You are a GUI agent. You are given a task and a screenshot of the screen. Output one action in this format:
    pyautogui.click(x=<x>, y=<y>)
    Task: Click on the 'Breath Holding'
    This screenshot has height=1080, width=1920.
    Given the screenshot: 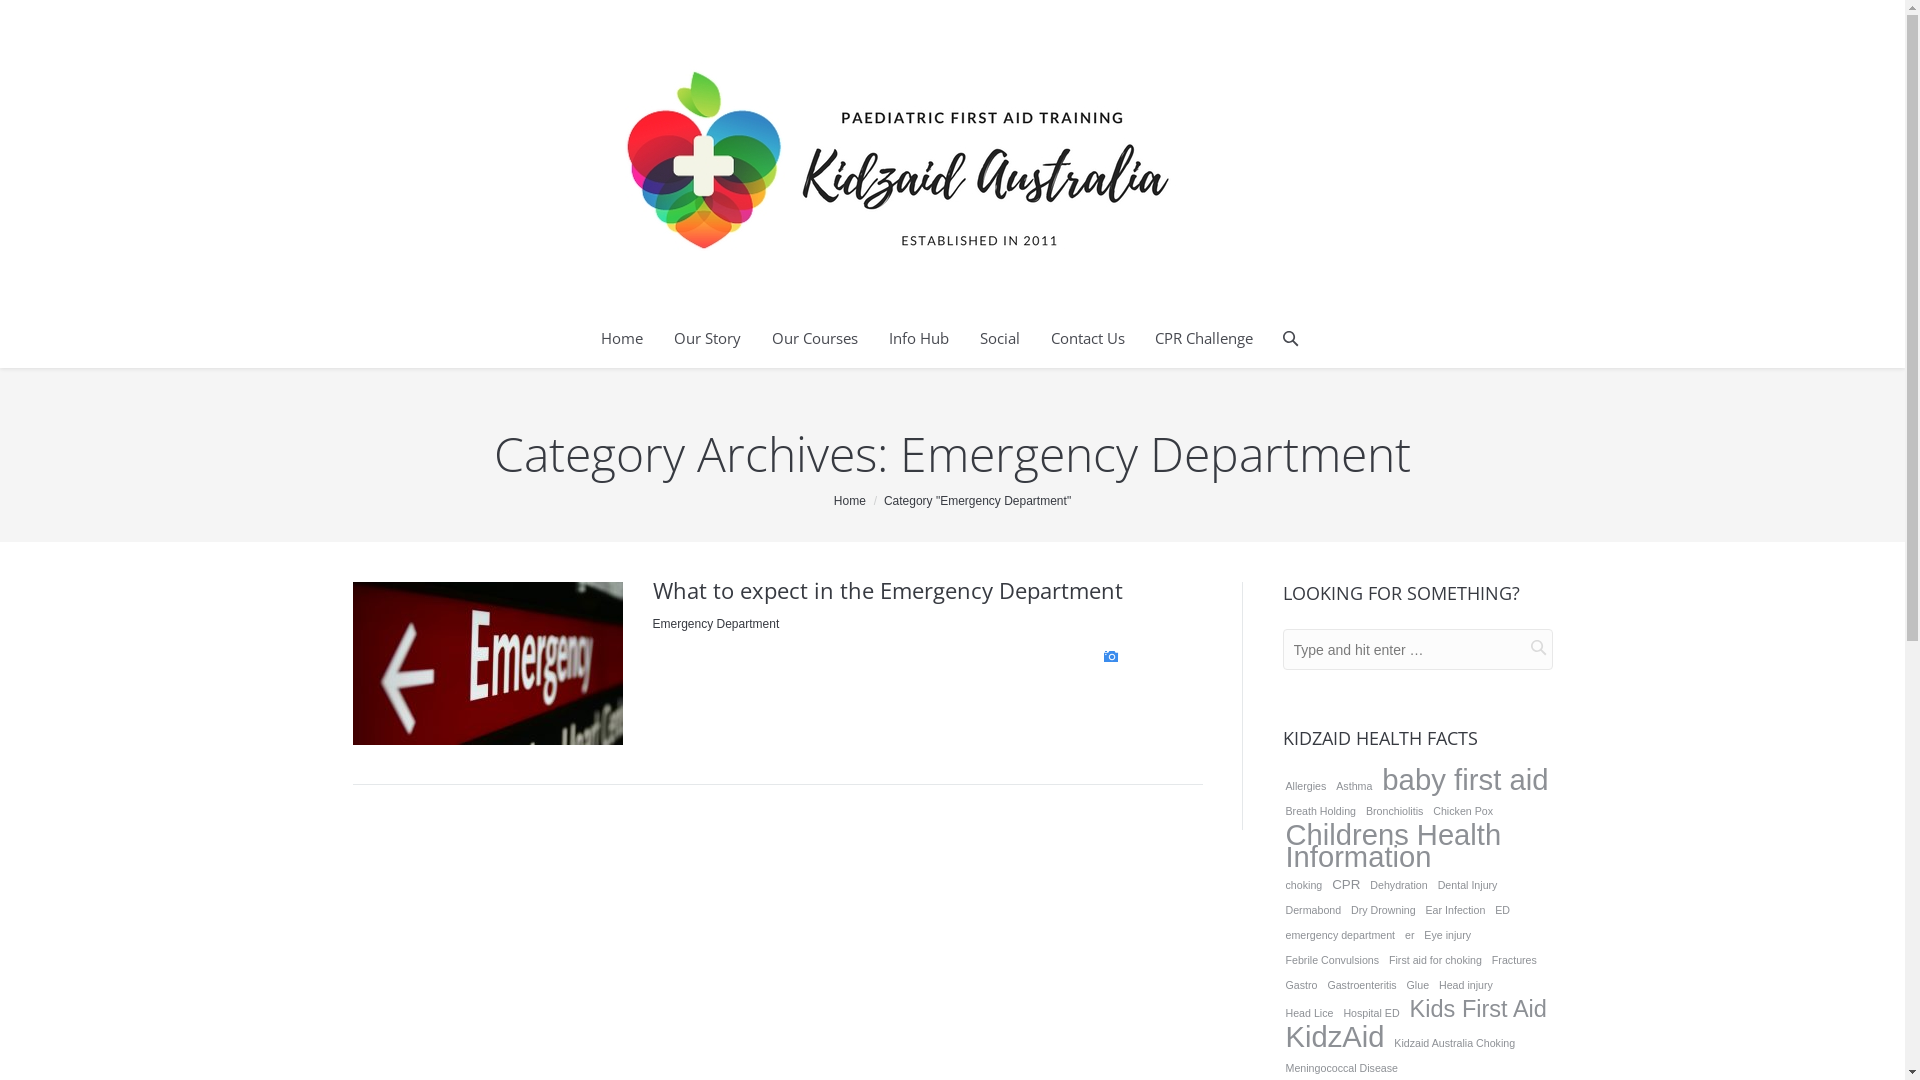 What is the action you would take?
    pyautogui.click(x=1320, y=810)
    